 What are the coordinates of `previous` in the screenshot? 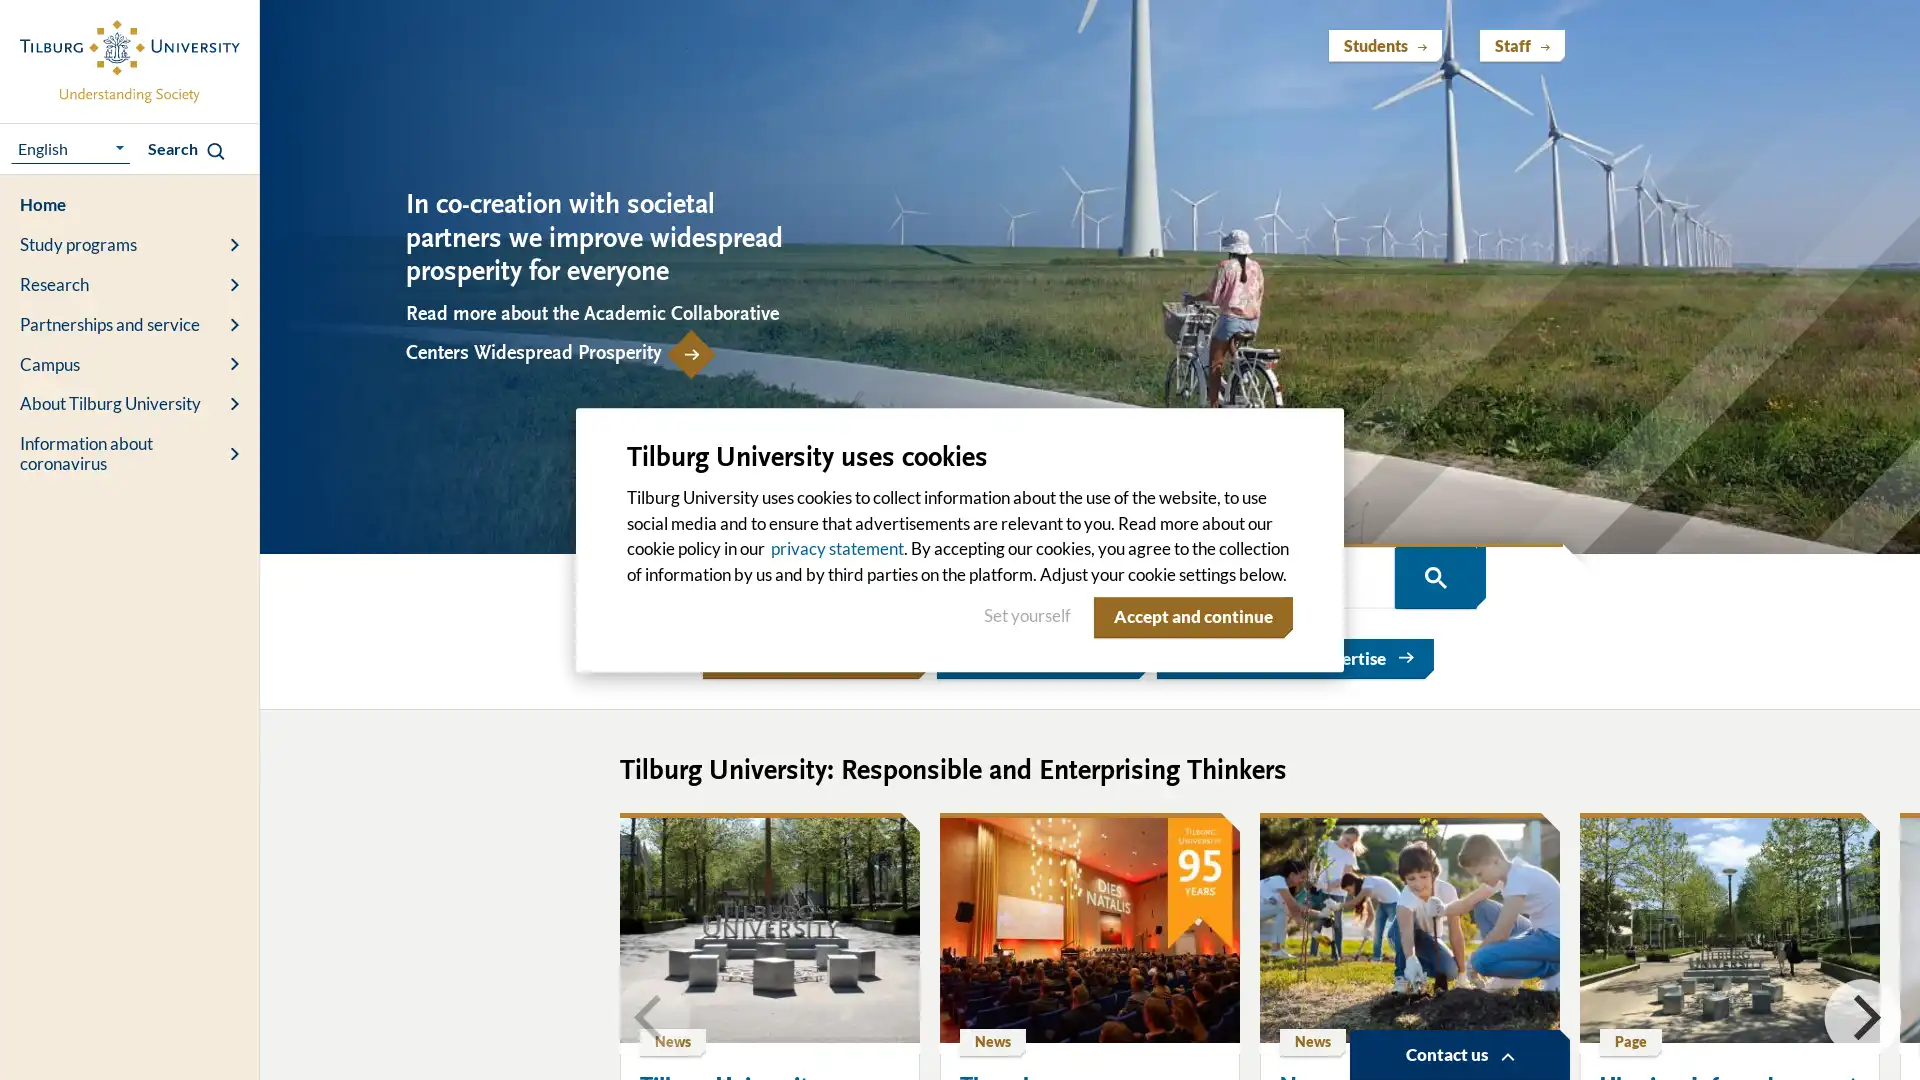 It's located at (651, 1016).